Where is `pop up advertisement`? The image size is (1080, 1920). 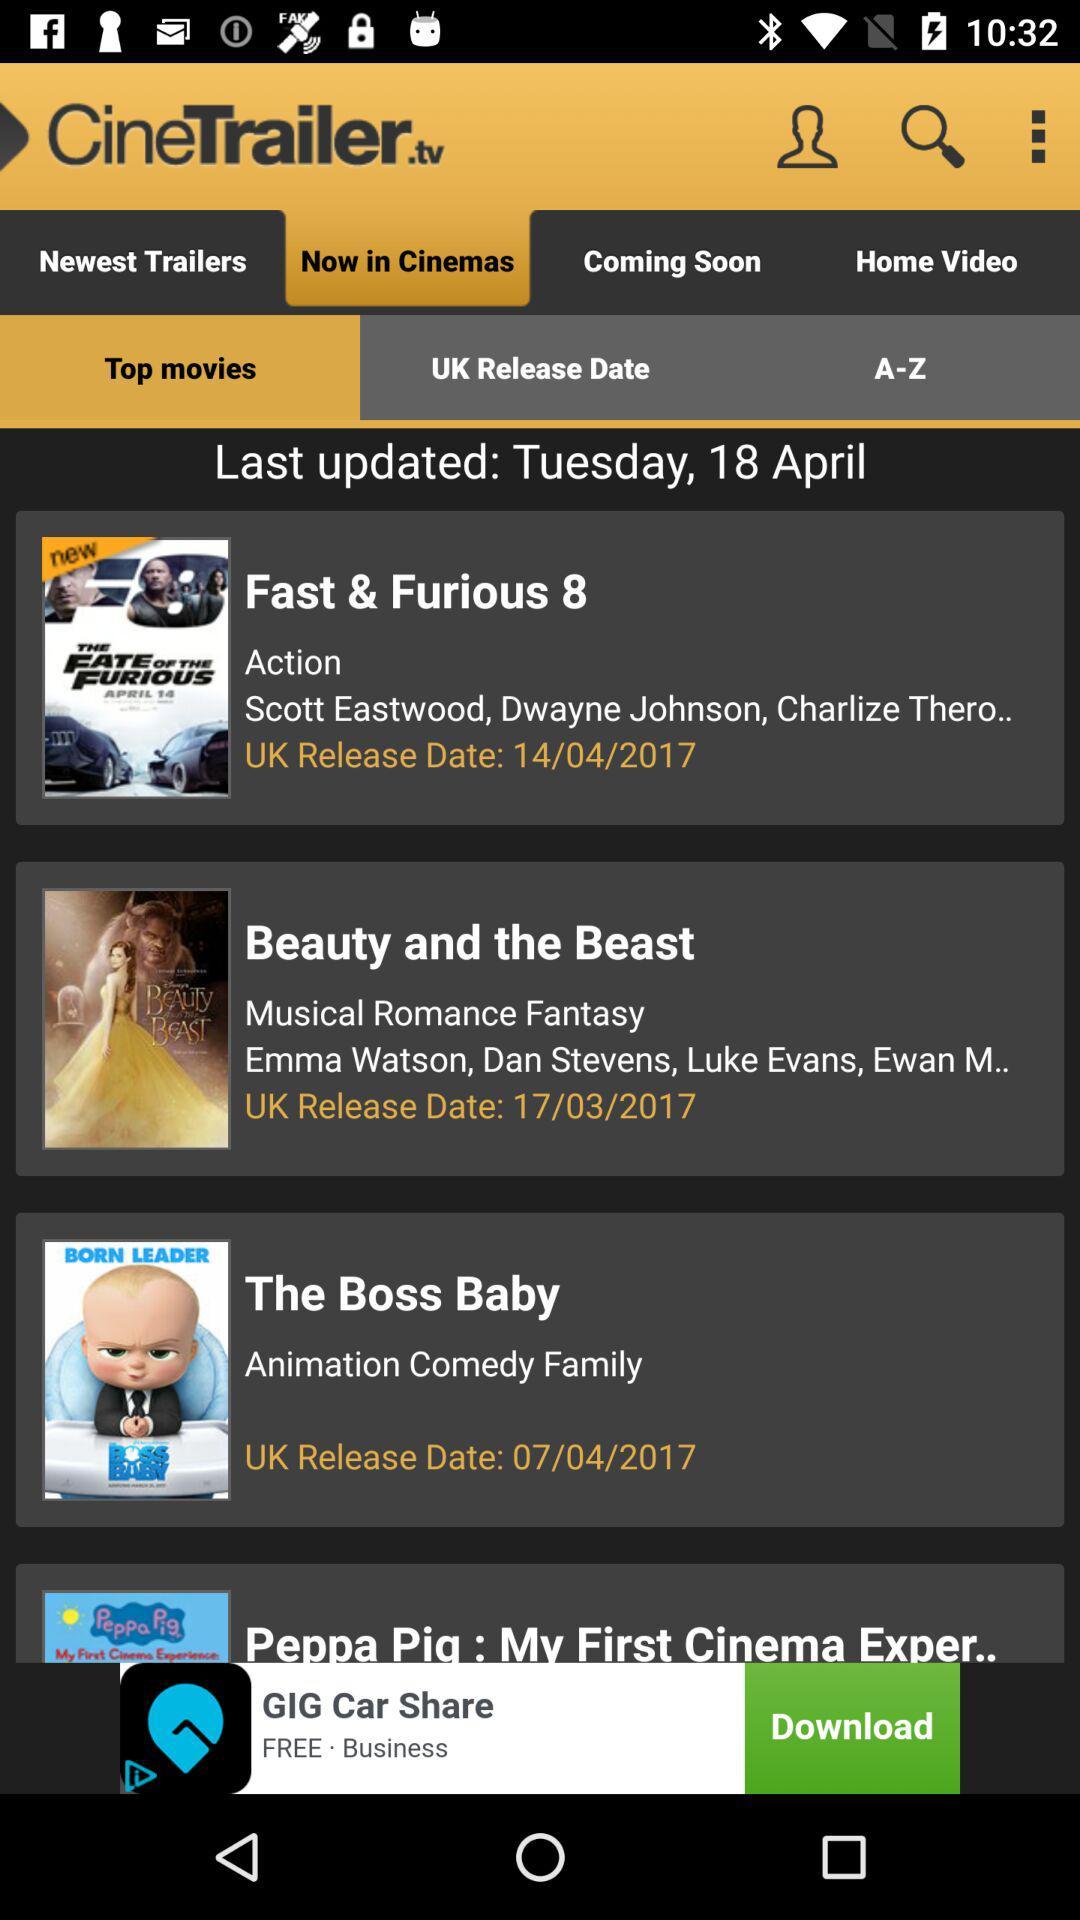 pop up advertisement is located at coordinates (540, 1727).